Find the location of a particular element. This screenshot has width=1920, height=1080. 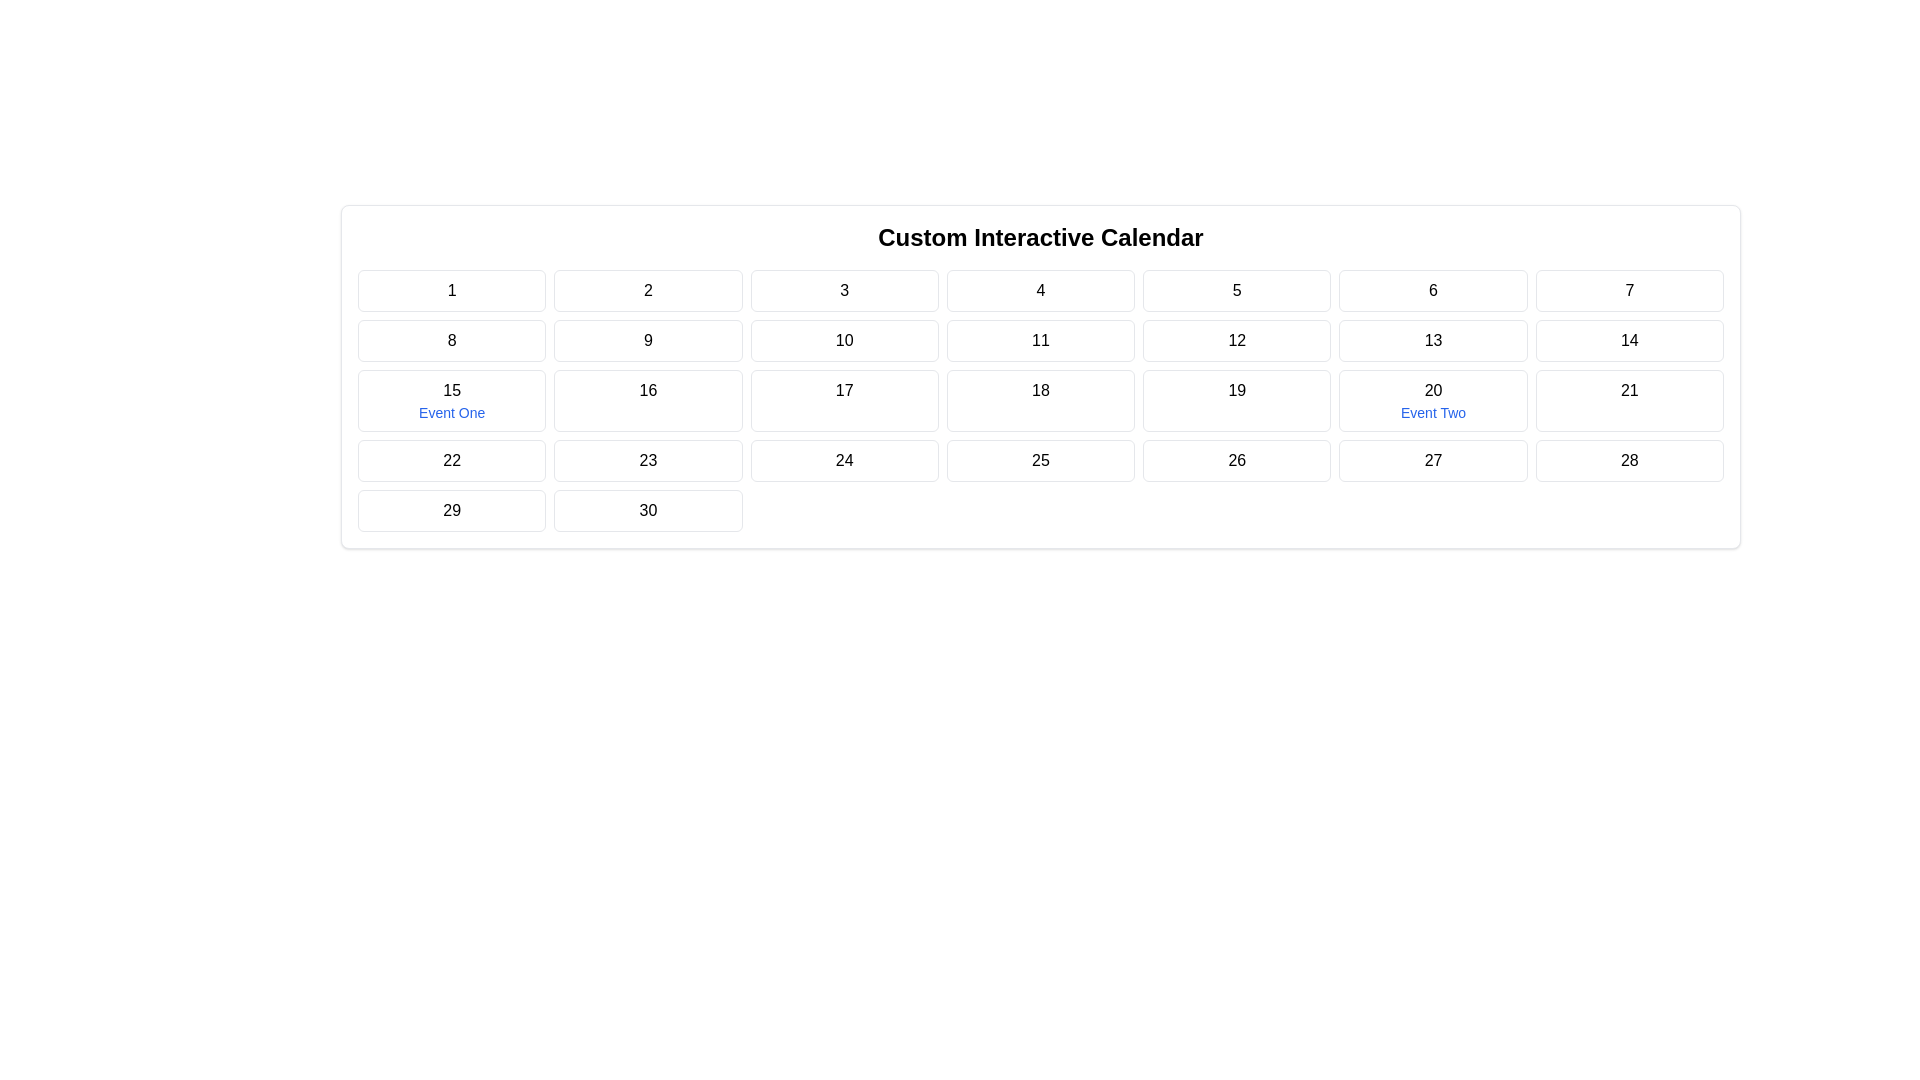

the Text Display showing the number '21' in a black font with a white background, located in the third row and seventh column of the calendar grid is located at coordinates (1629, 401).